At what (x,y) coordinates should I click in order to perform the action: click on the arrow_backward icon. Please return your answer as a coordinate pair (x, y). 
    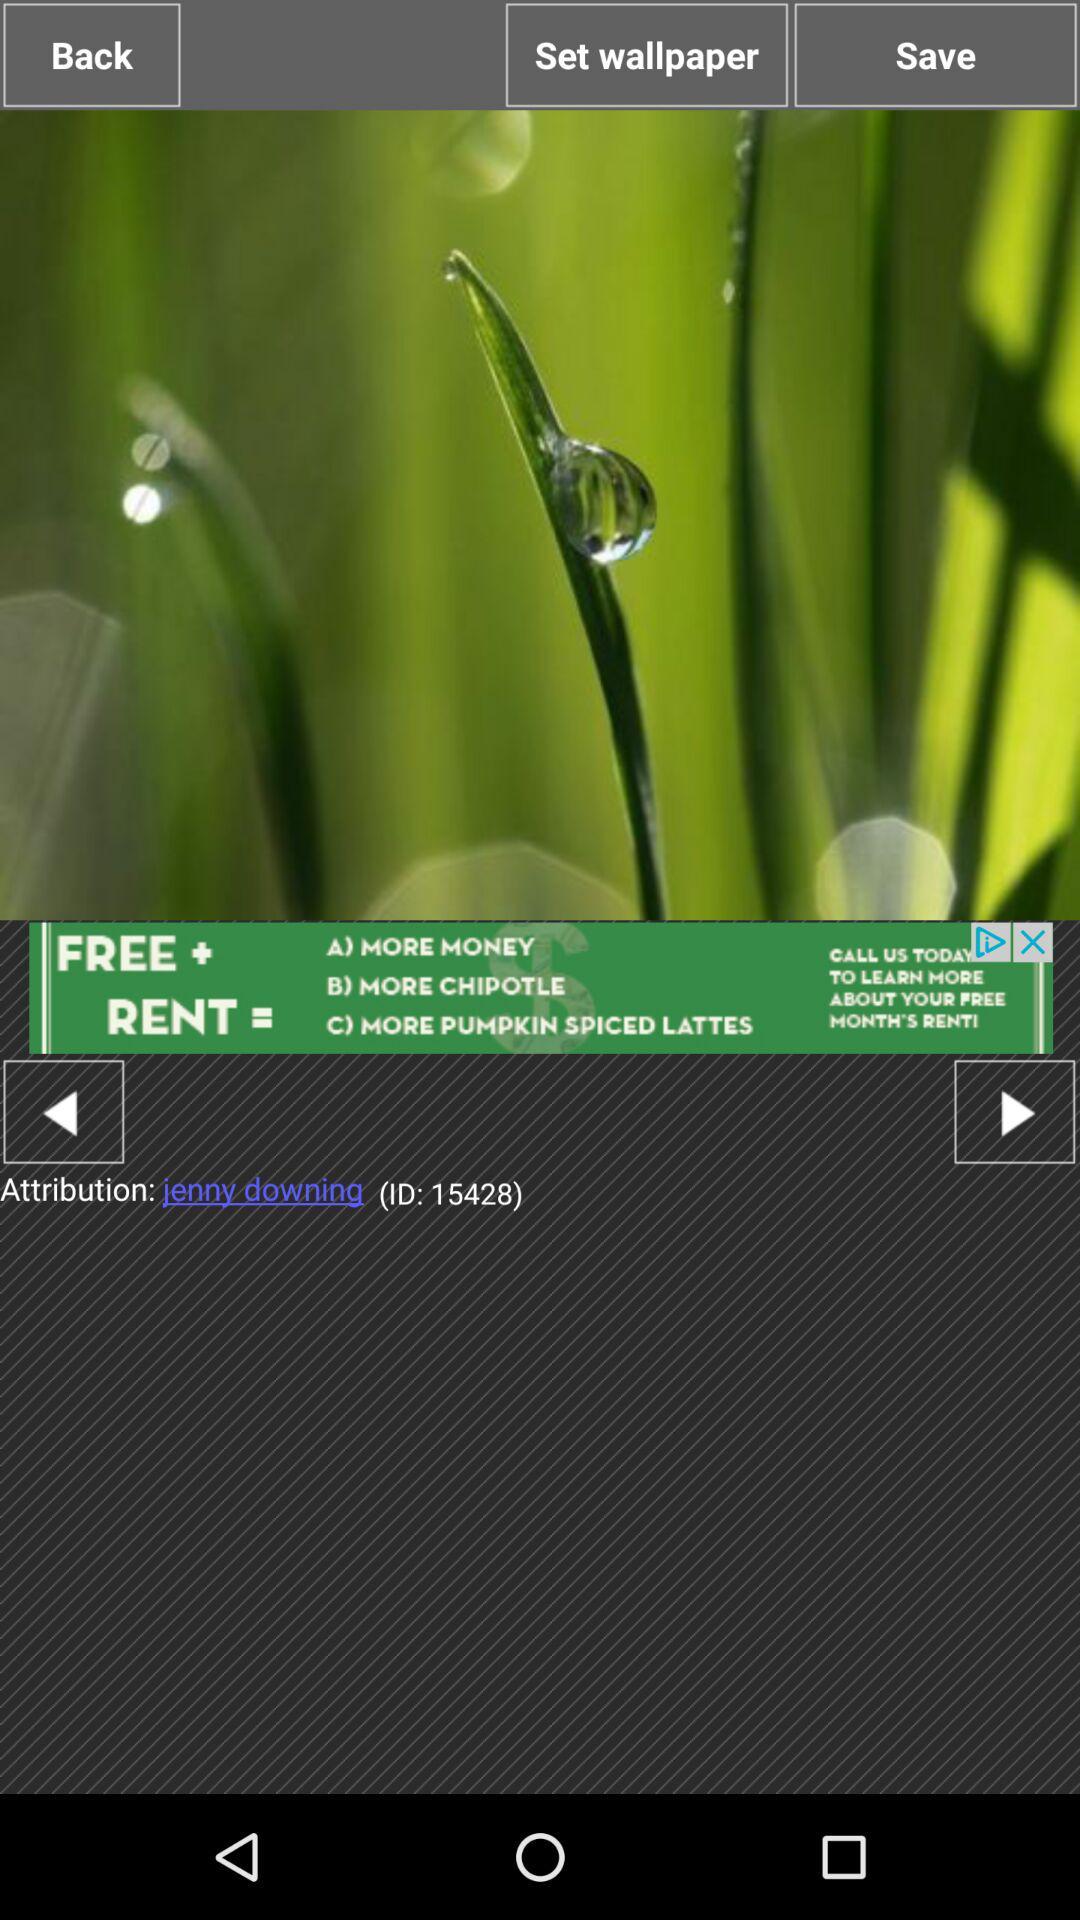
    Looking at the image, I should click on (62, 1190).